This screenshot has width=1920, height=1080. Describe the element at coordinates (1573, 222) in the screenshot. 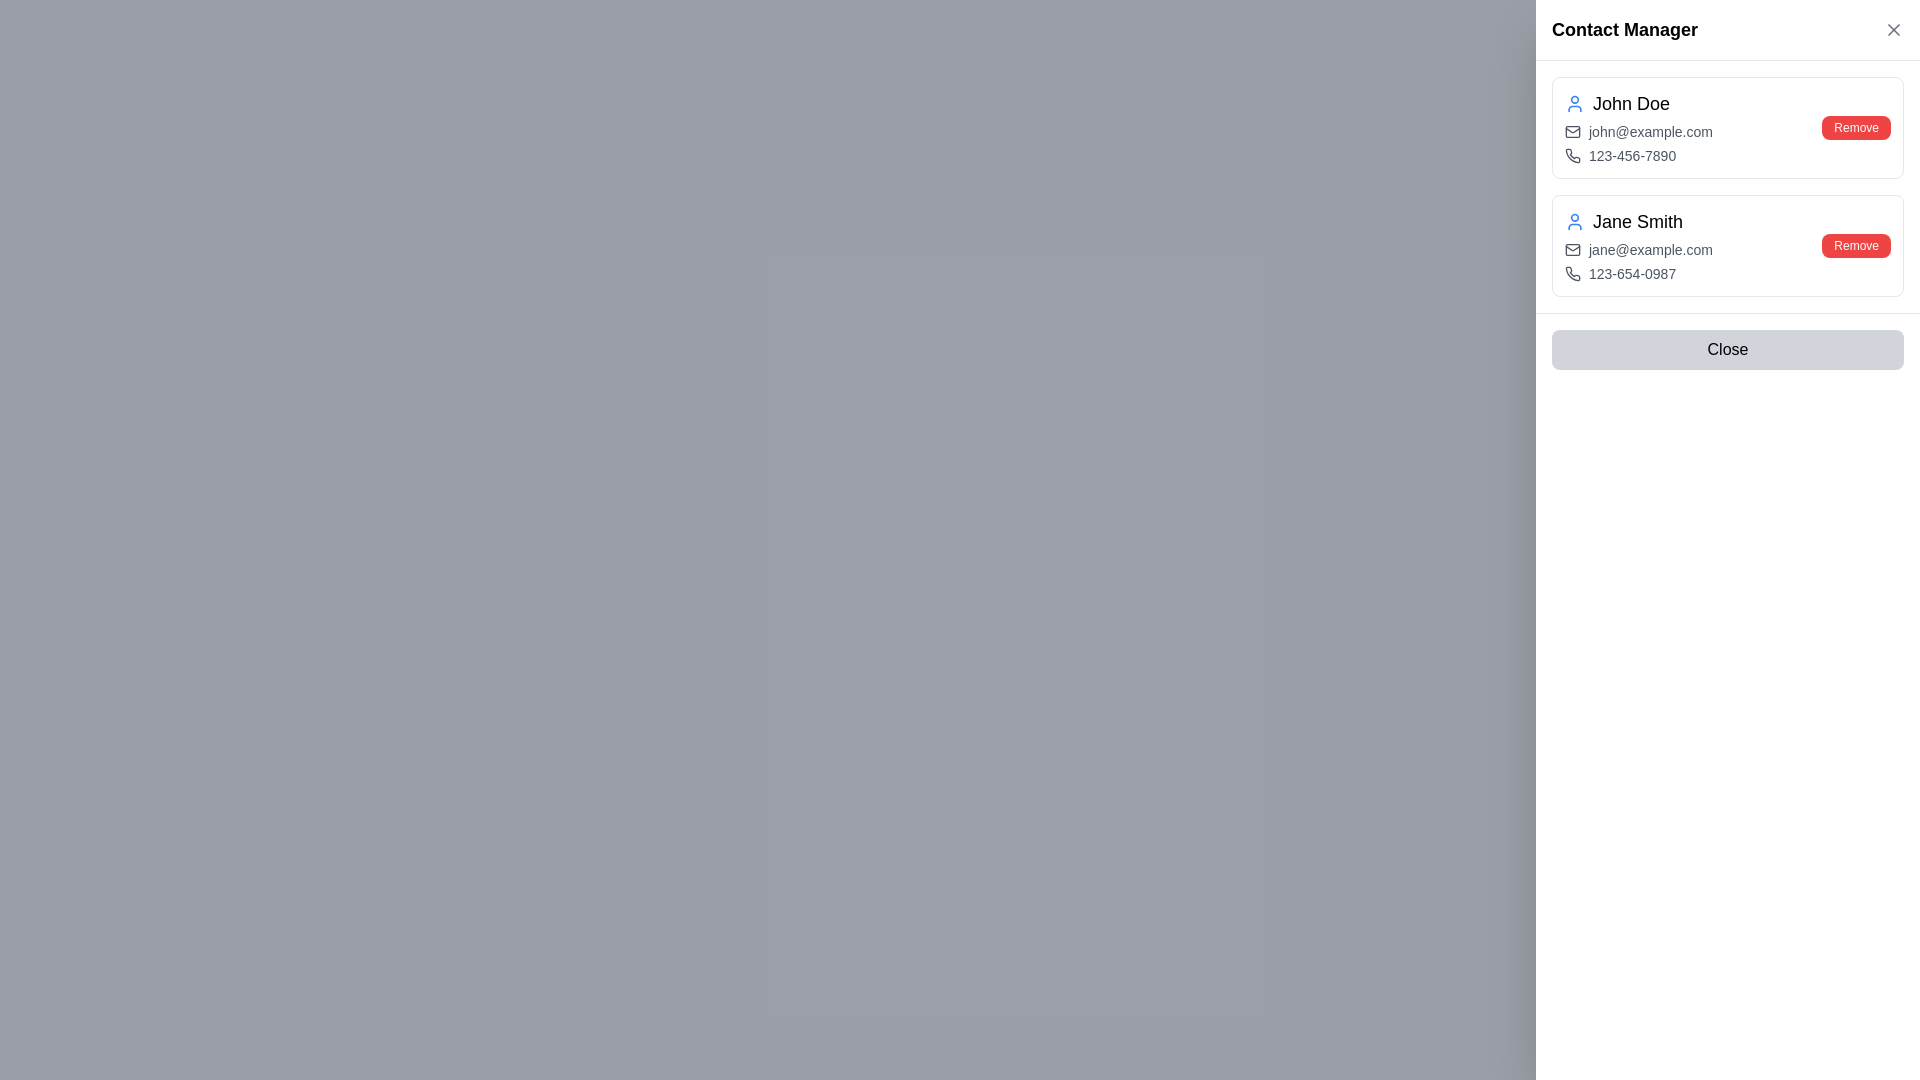

I see `the avatar icon representing 'Jane Smith' in the contact list by clicking on it` at that location.